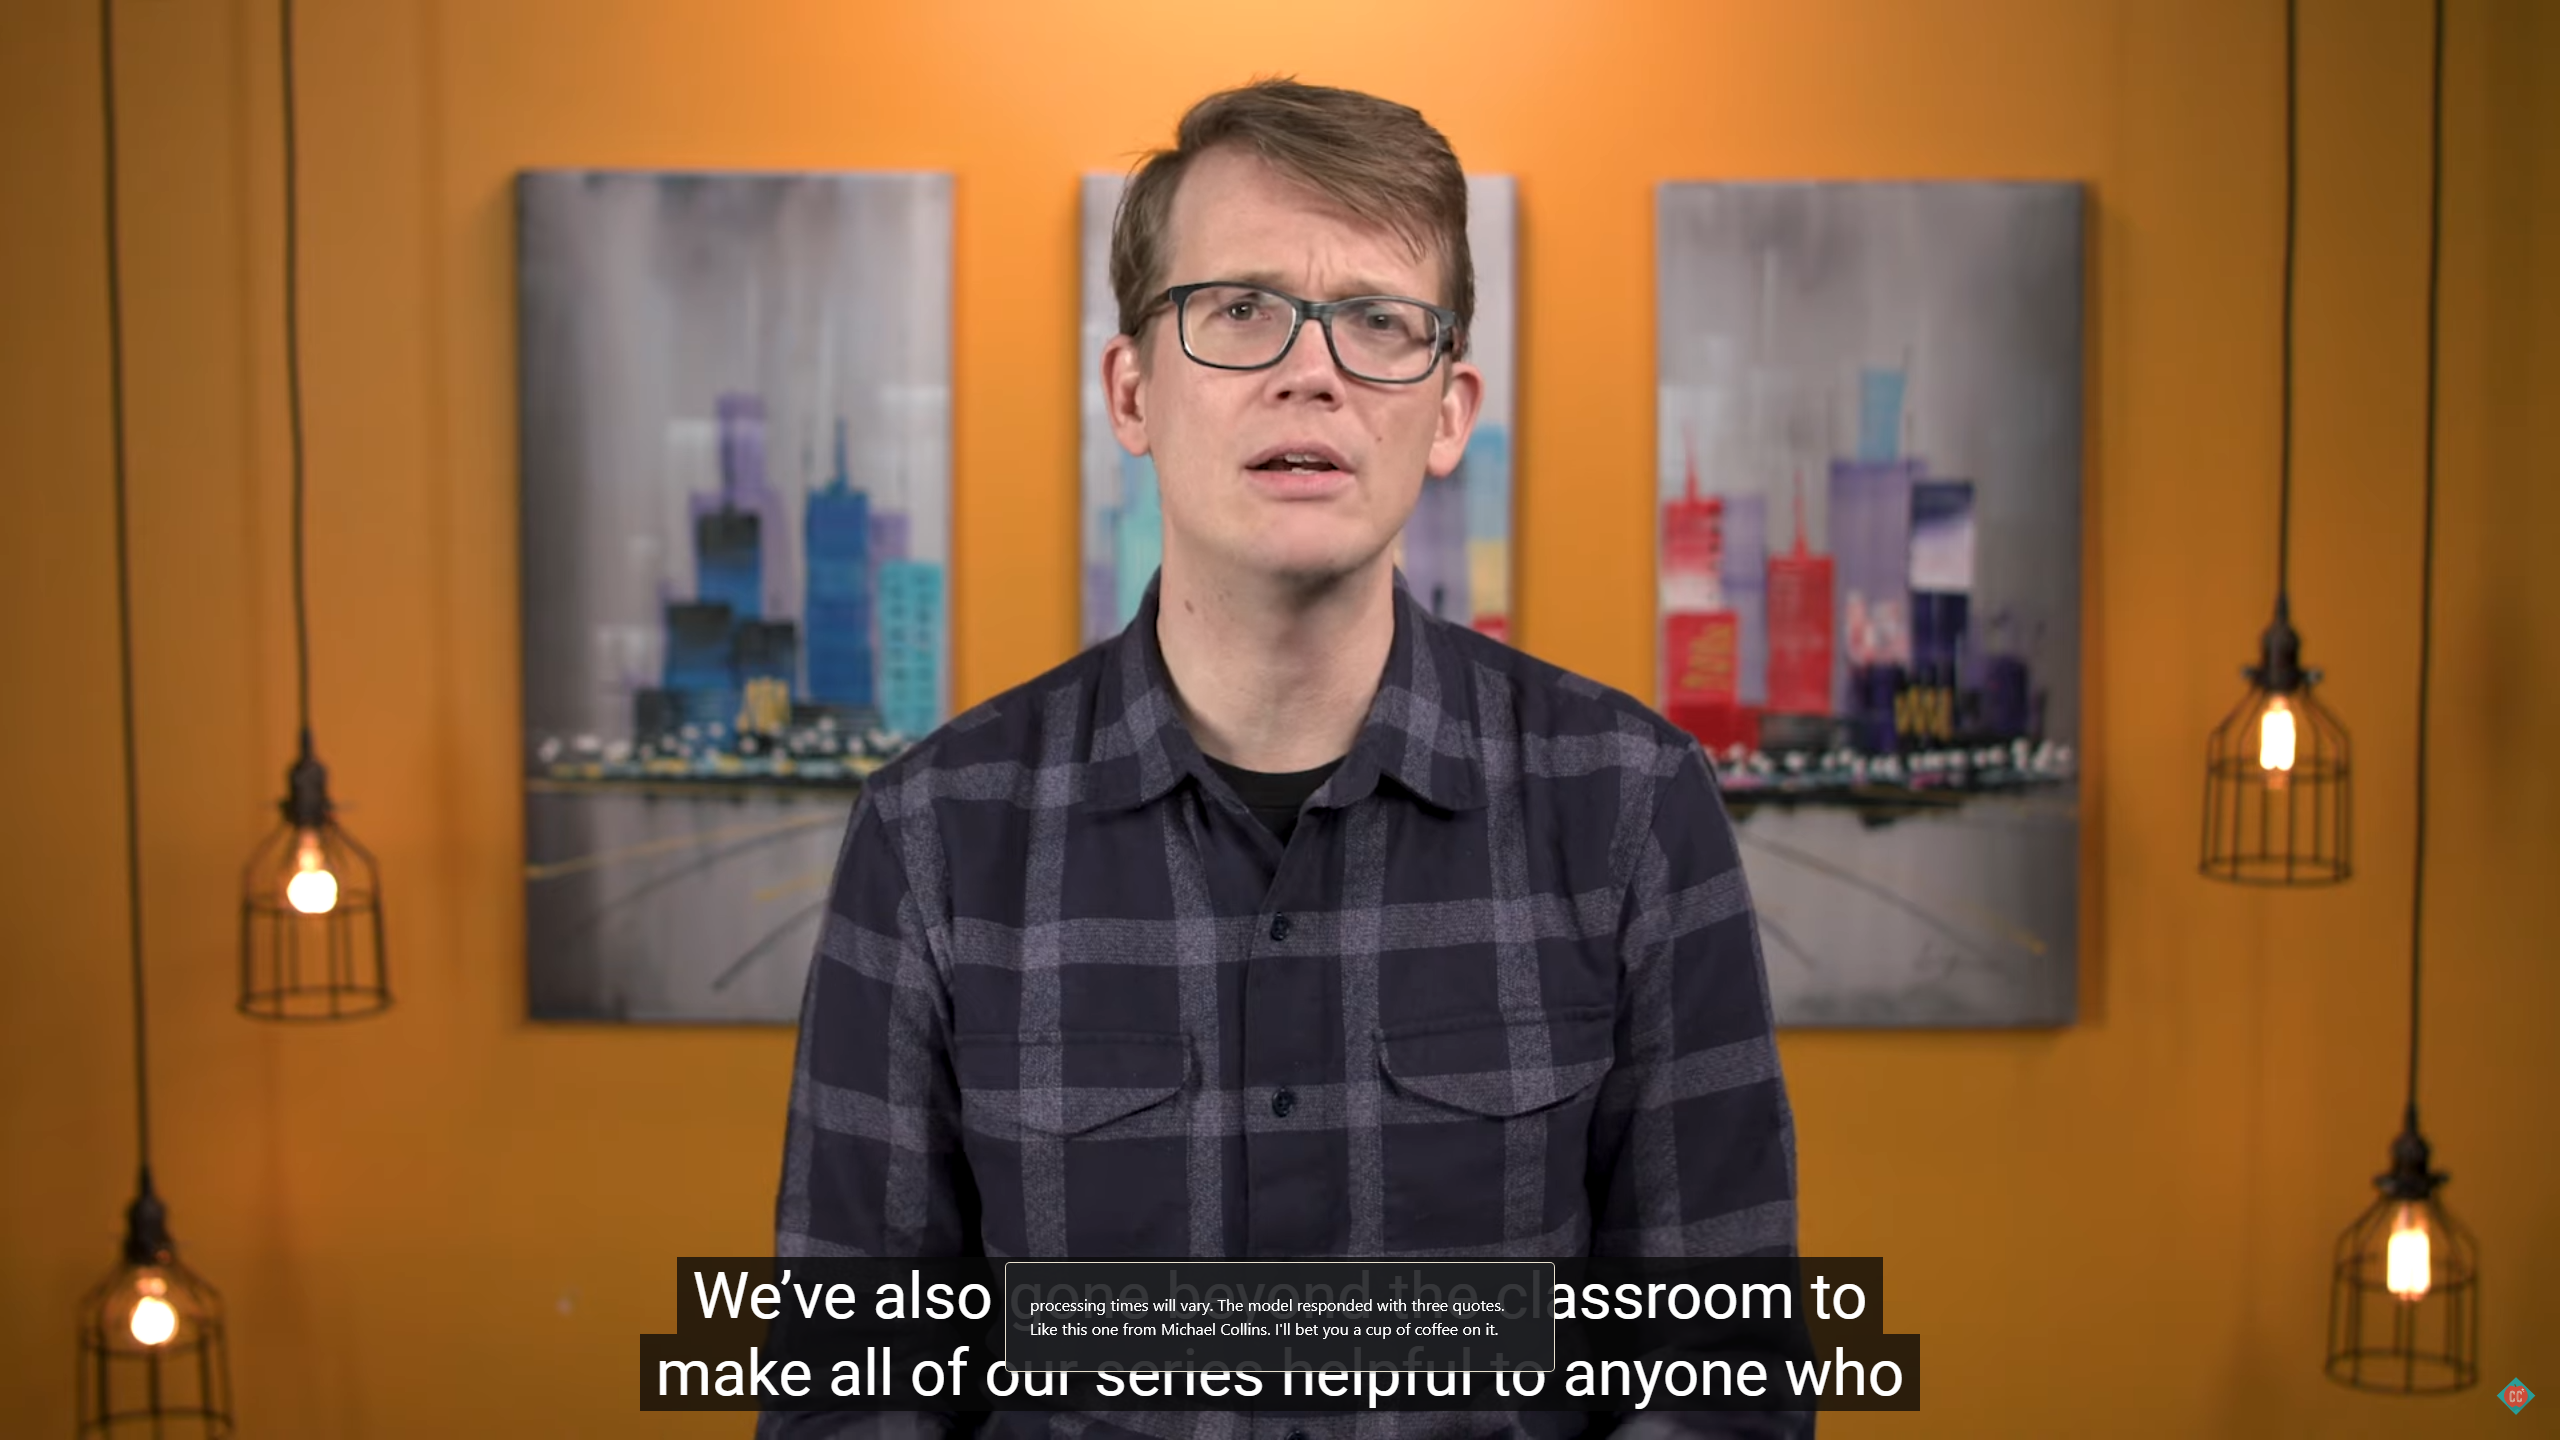 This screenshot has width=2560, height=1440. Describe the element at coordinates (2515, 1395) in the screenshot. I see `'Channel watermark'` at that location.